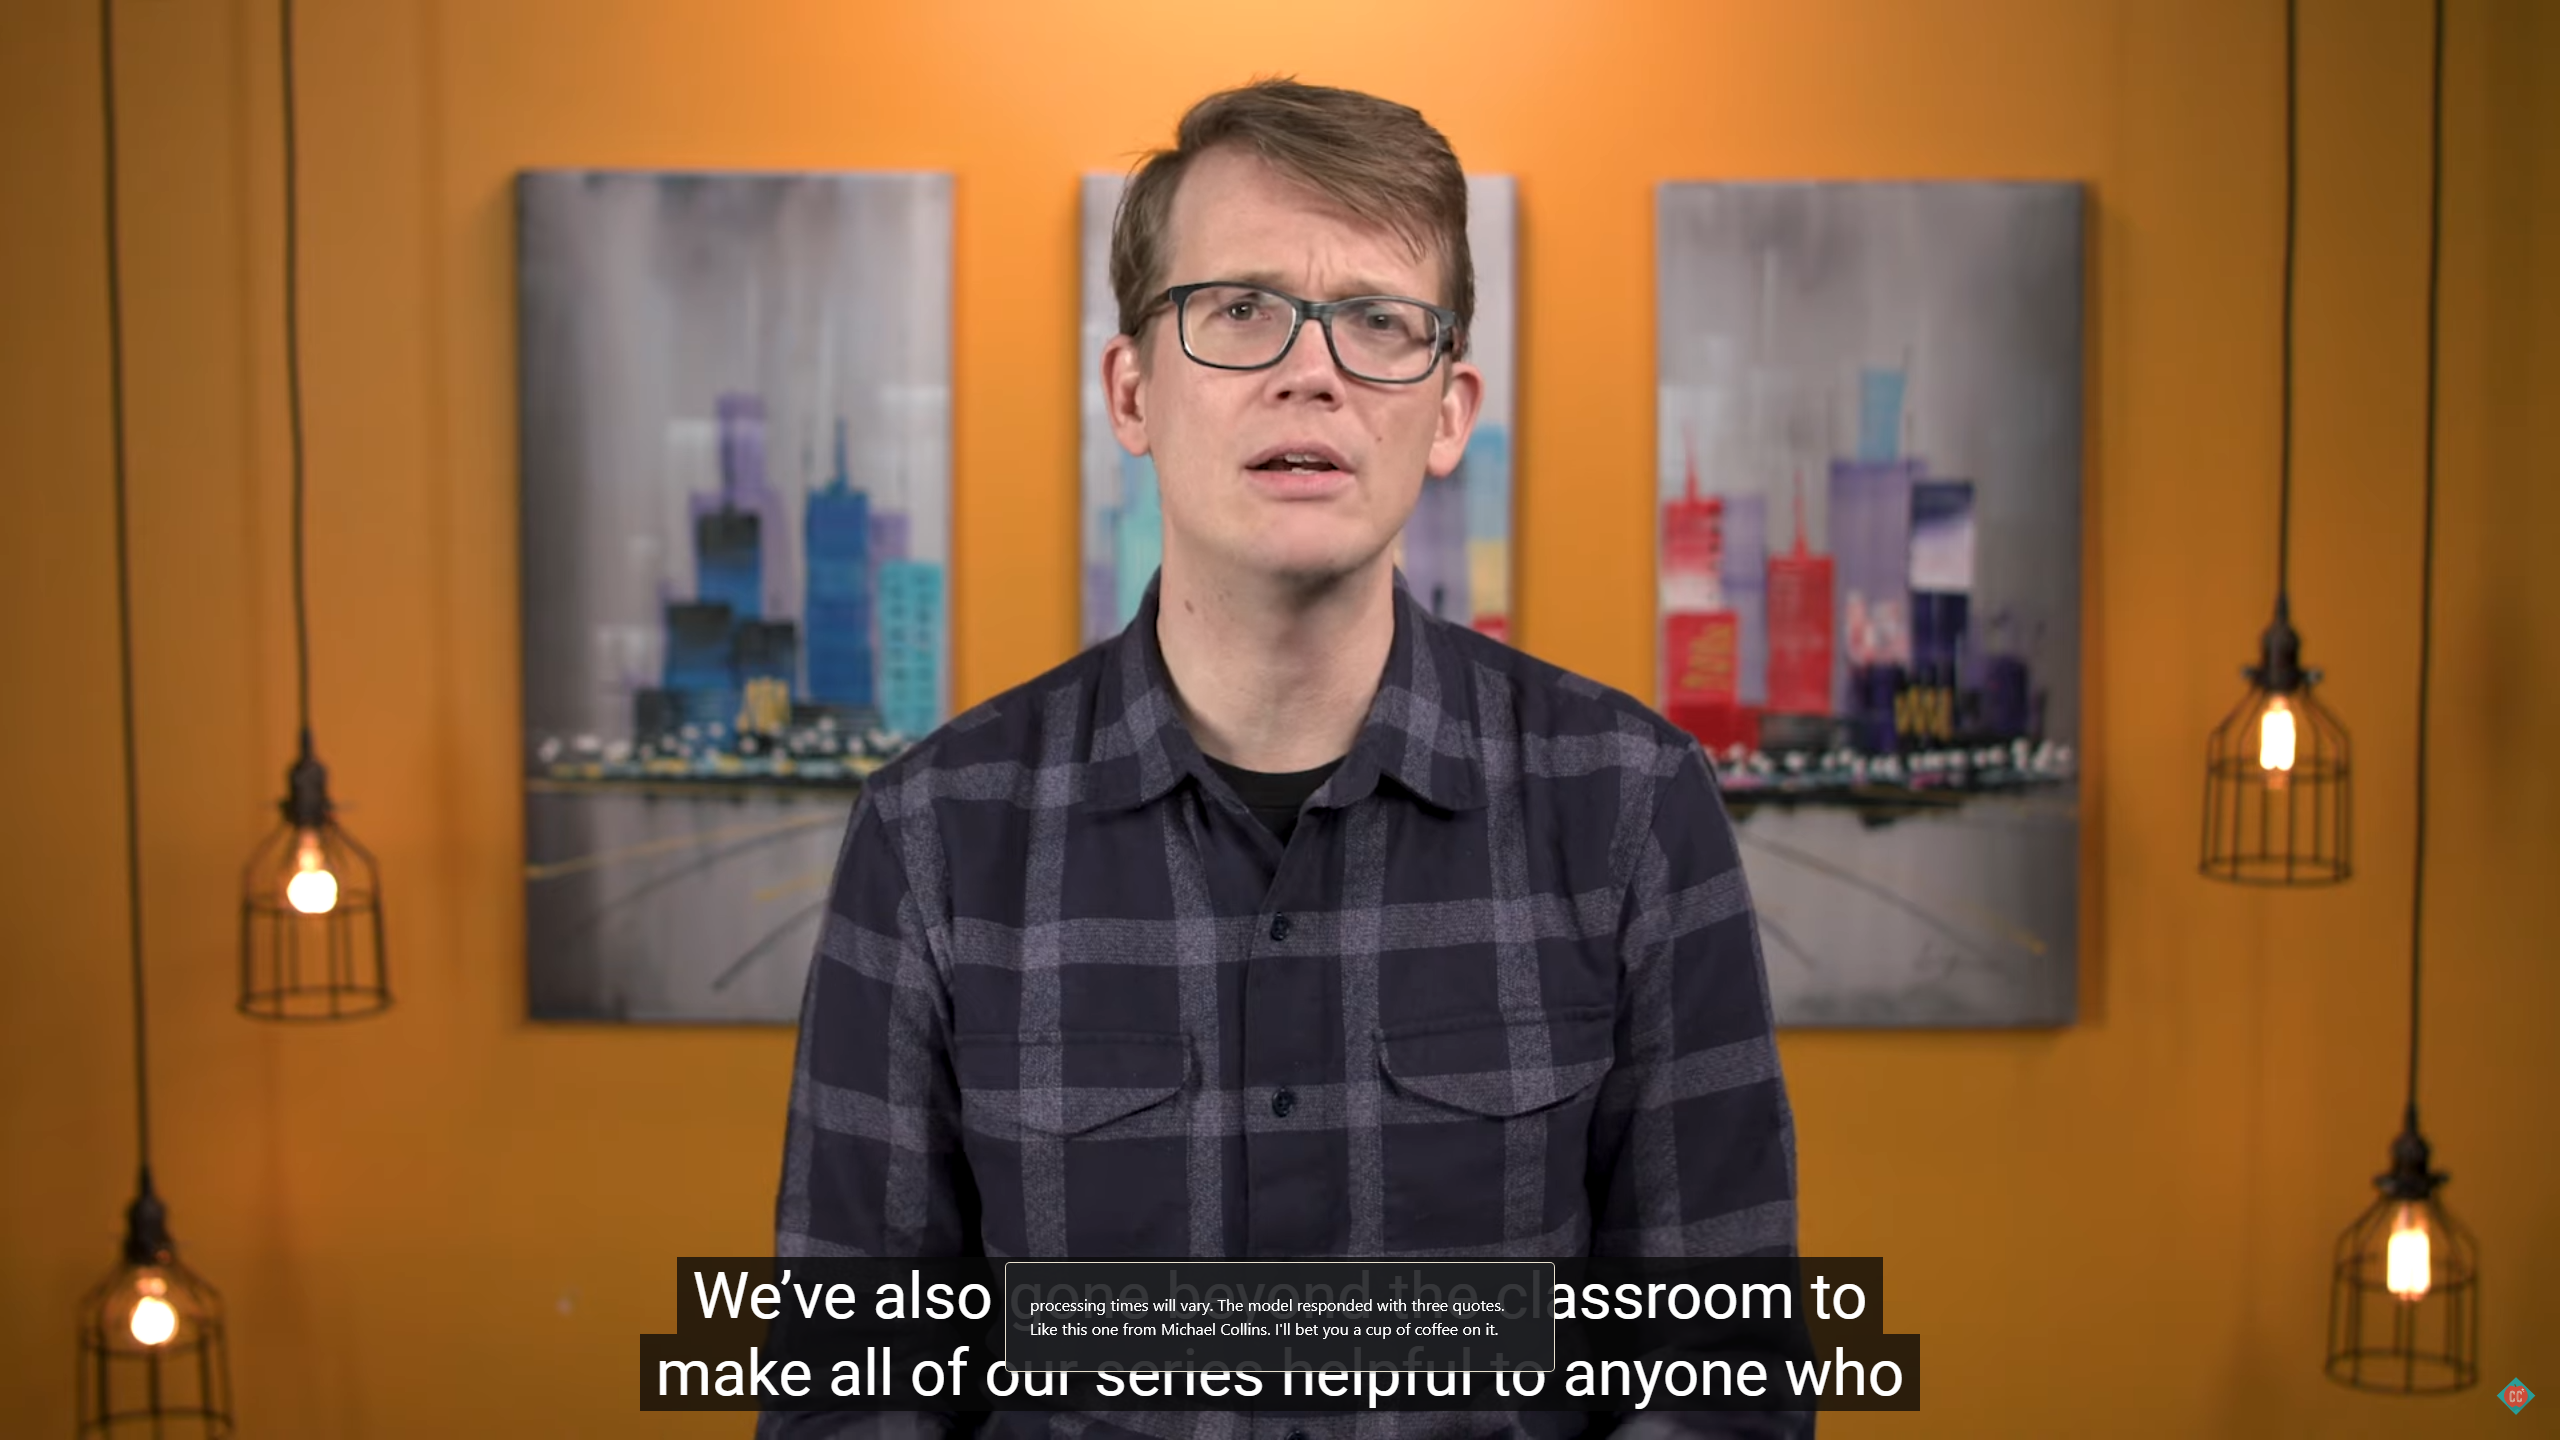 This screenshot has width=2560, height=1440. Describe the element at coordinates (2515, 1395) in the screenshot. I see `'Channel watermark'` at that location.